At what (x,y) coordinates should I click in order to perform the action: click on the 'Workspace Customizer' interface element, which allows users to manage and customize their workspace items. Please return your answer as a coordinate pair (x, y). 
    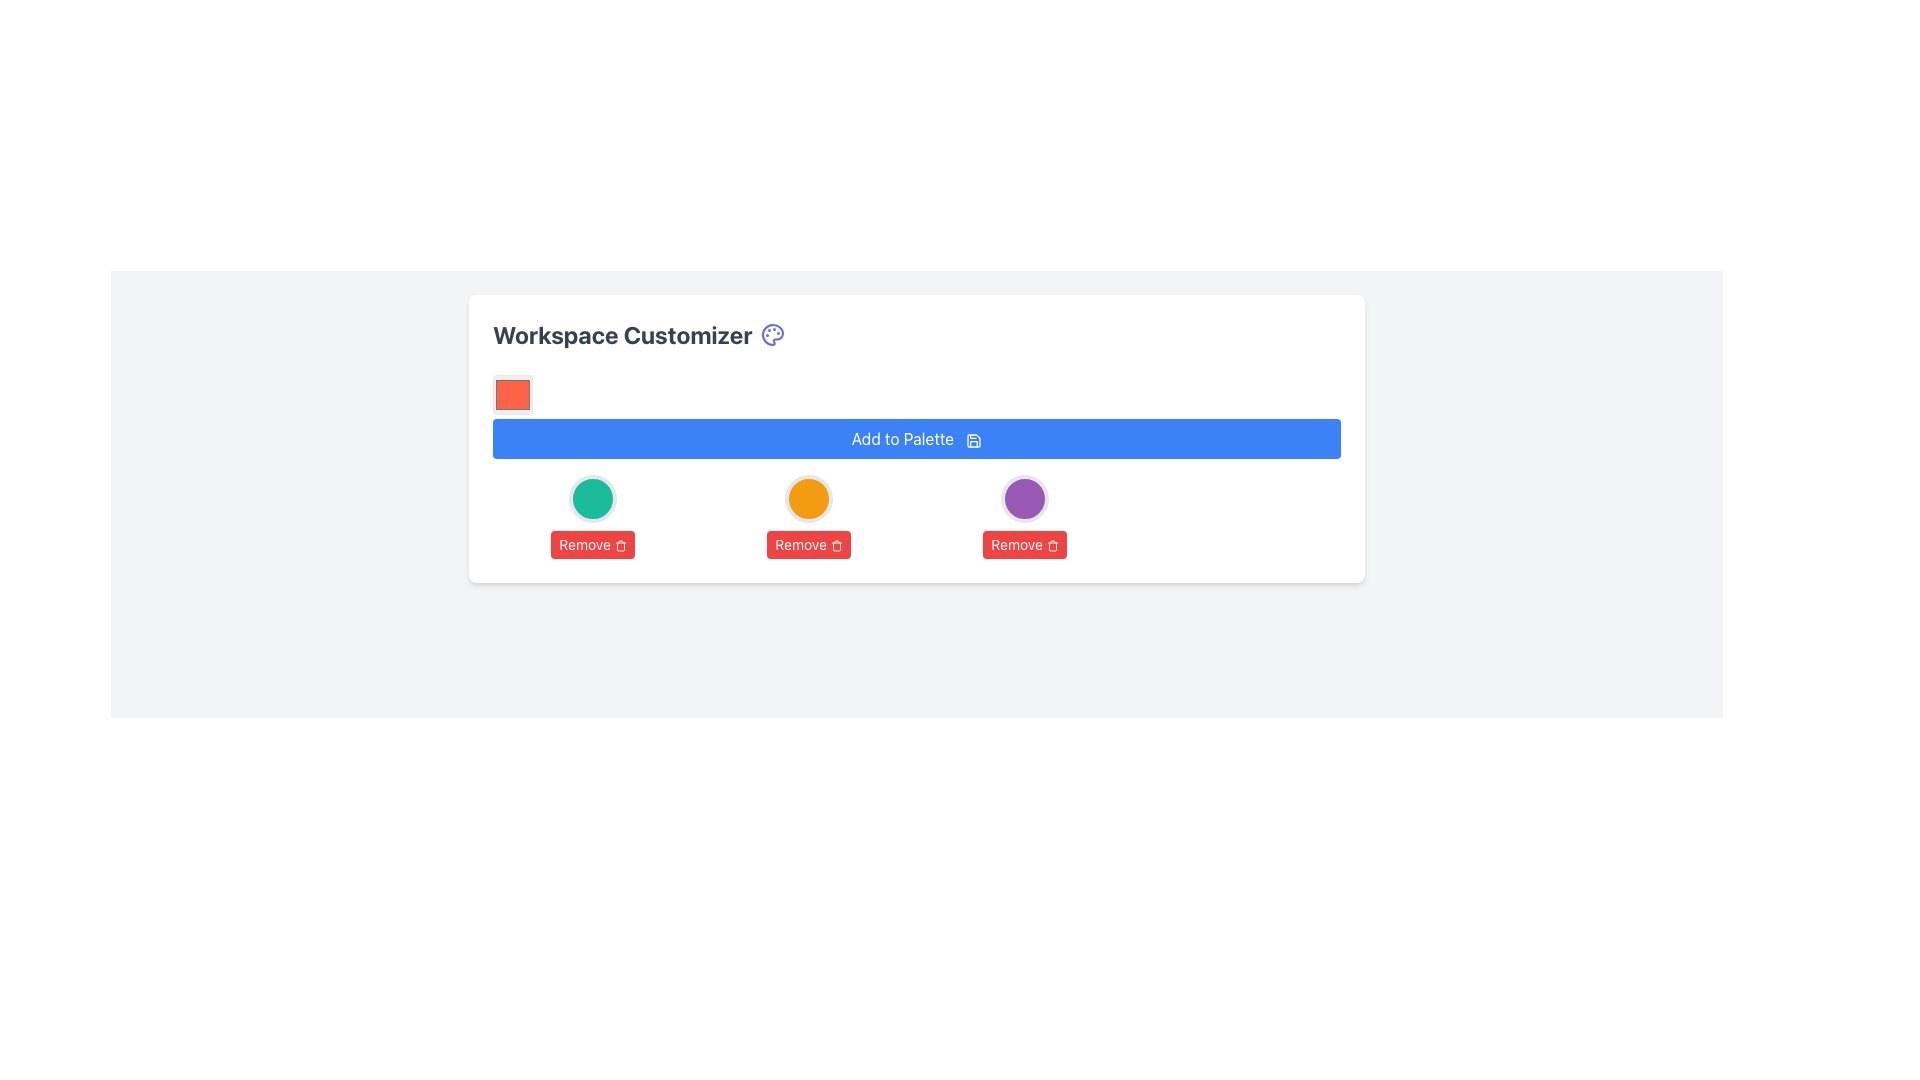
    Looking at the image, I should click on (915, 438).